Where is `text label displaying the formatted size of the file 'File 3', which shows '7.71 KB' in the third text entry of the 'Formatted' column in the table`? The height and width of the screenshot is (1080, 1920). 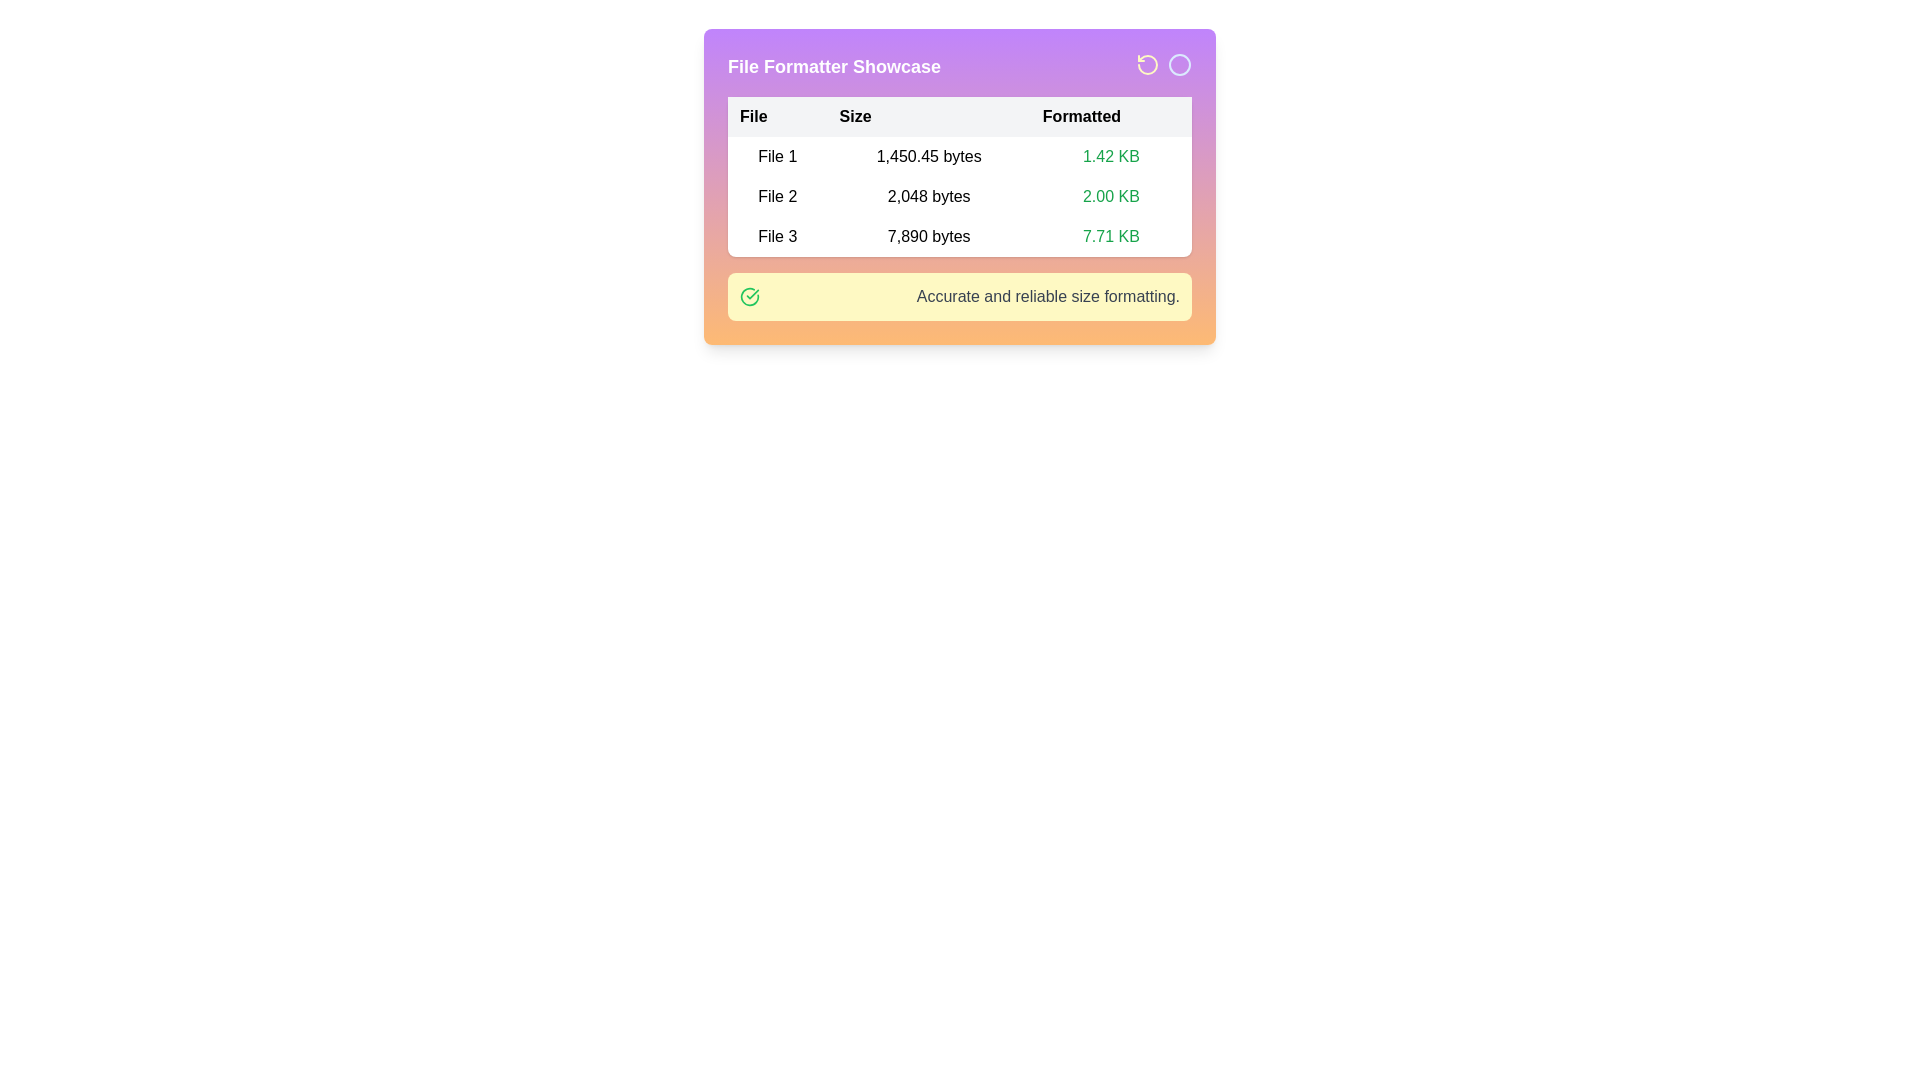
text label displaying the formatted size of the file 'File 3', which shows '7.71 KB' in the third text entry of the 'Formatted' column in the table is located at coordinates (1110, 235).